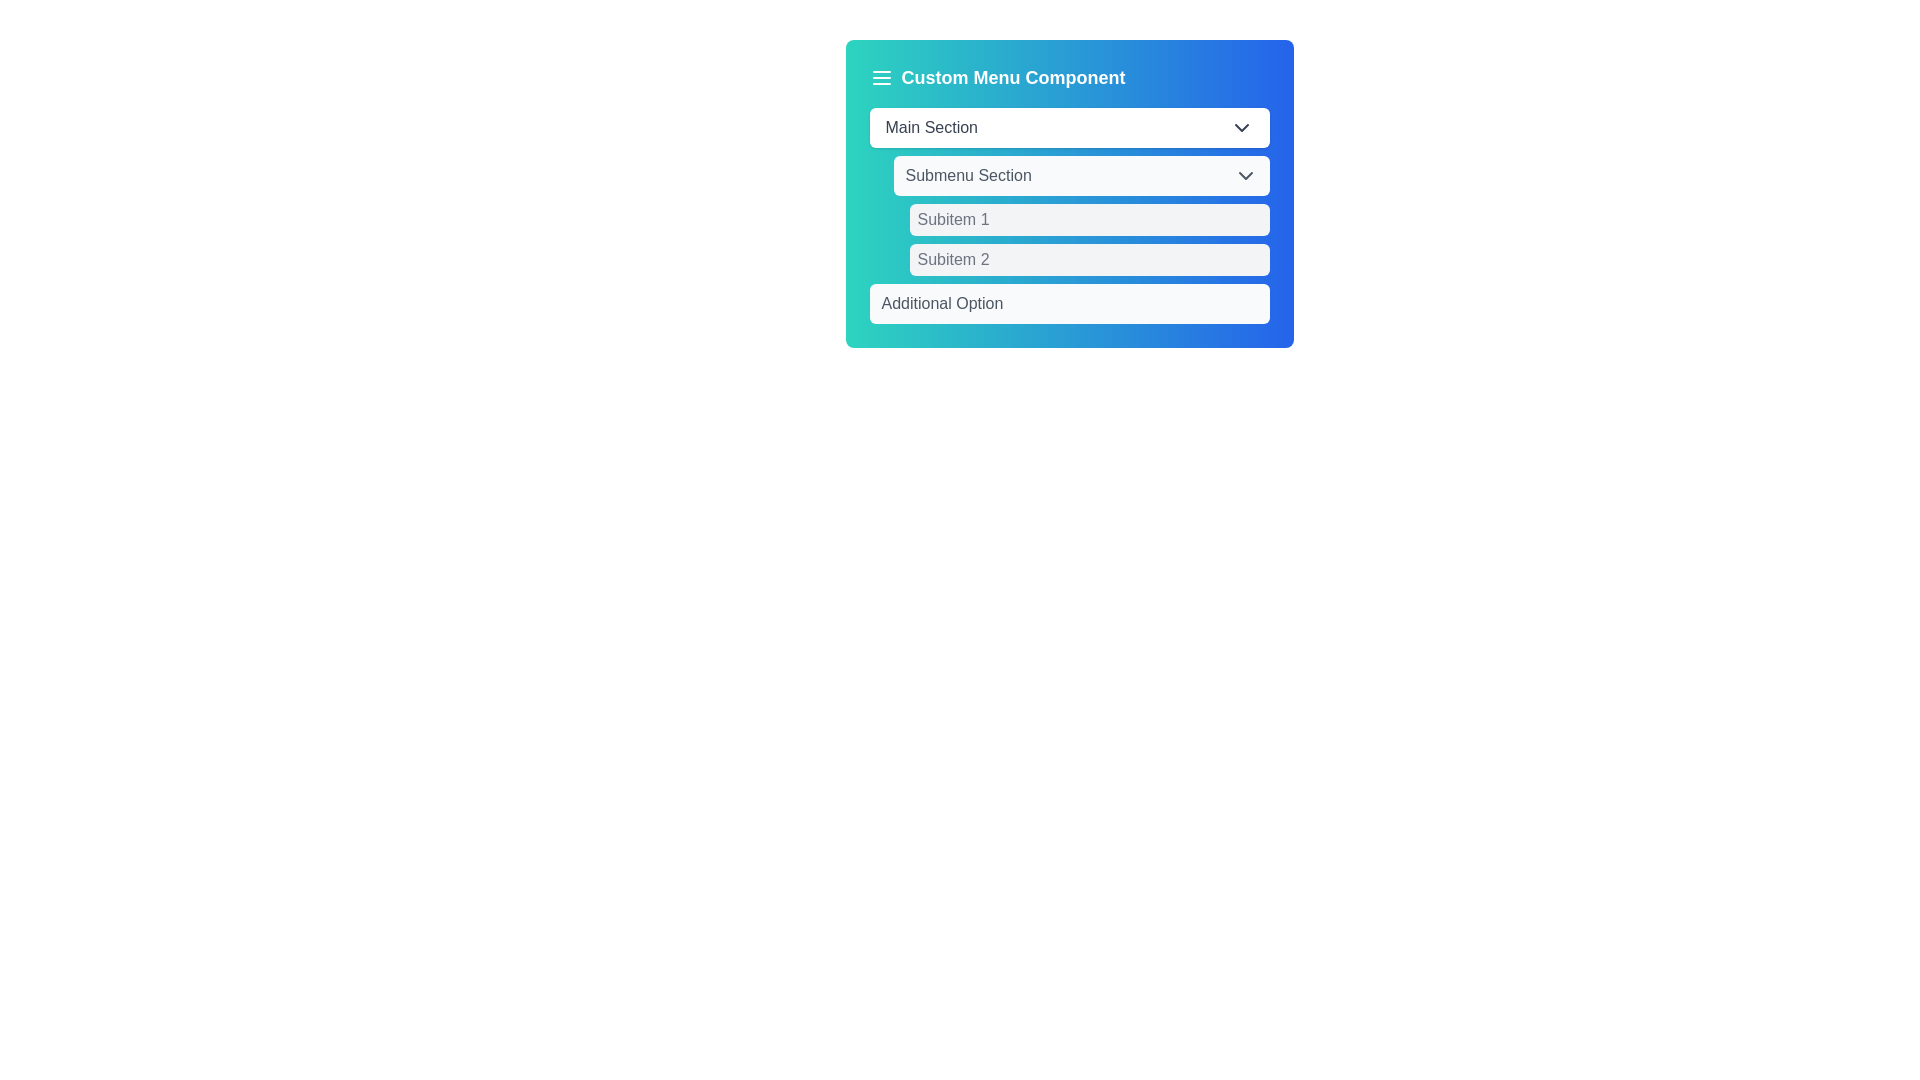 This screenshot has height=1080, width=1920. Describe the element at coordinates (1068, 127) in the screenshot. I see `the dropdown menu trigger located below the title of the 'Custom Menu Component'` at that location.